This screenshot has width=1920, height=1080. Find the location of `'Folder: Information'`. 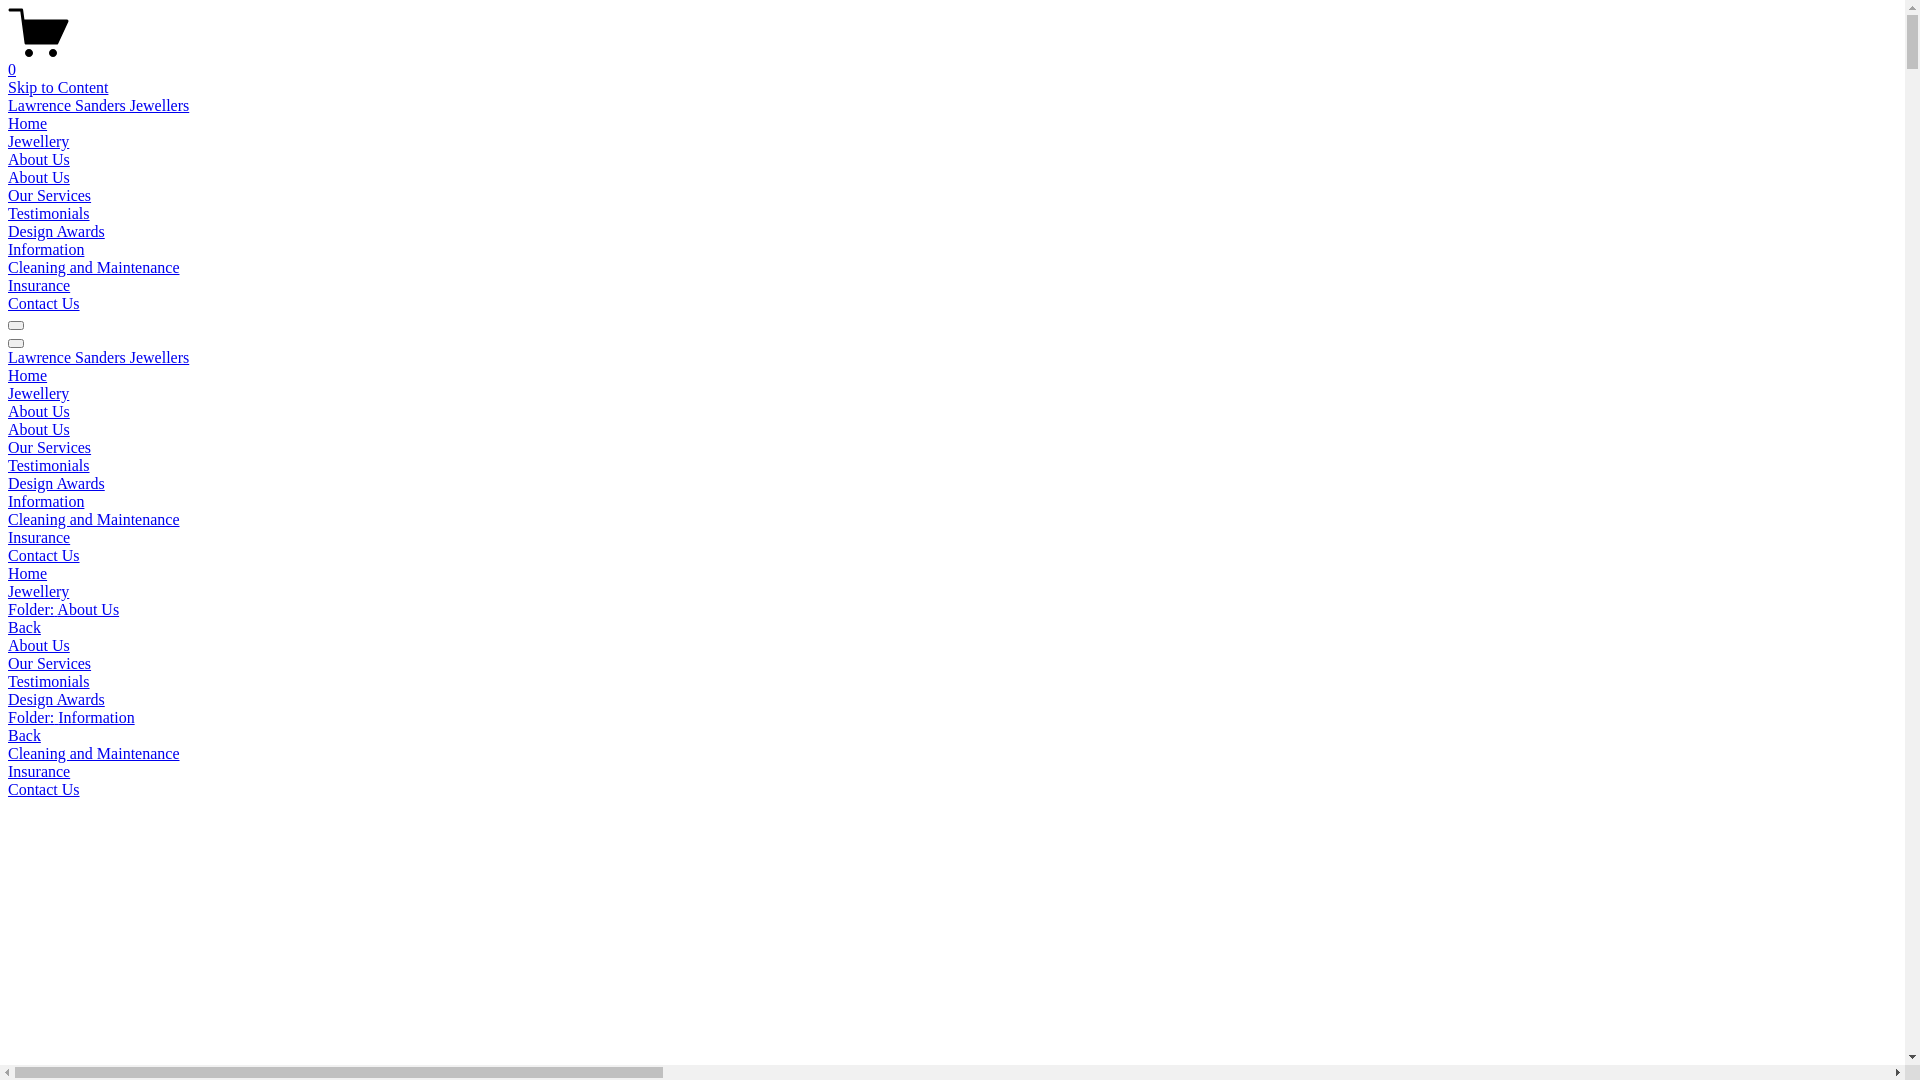

'Folder: Information' is located at coordinates (8, 716).